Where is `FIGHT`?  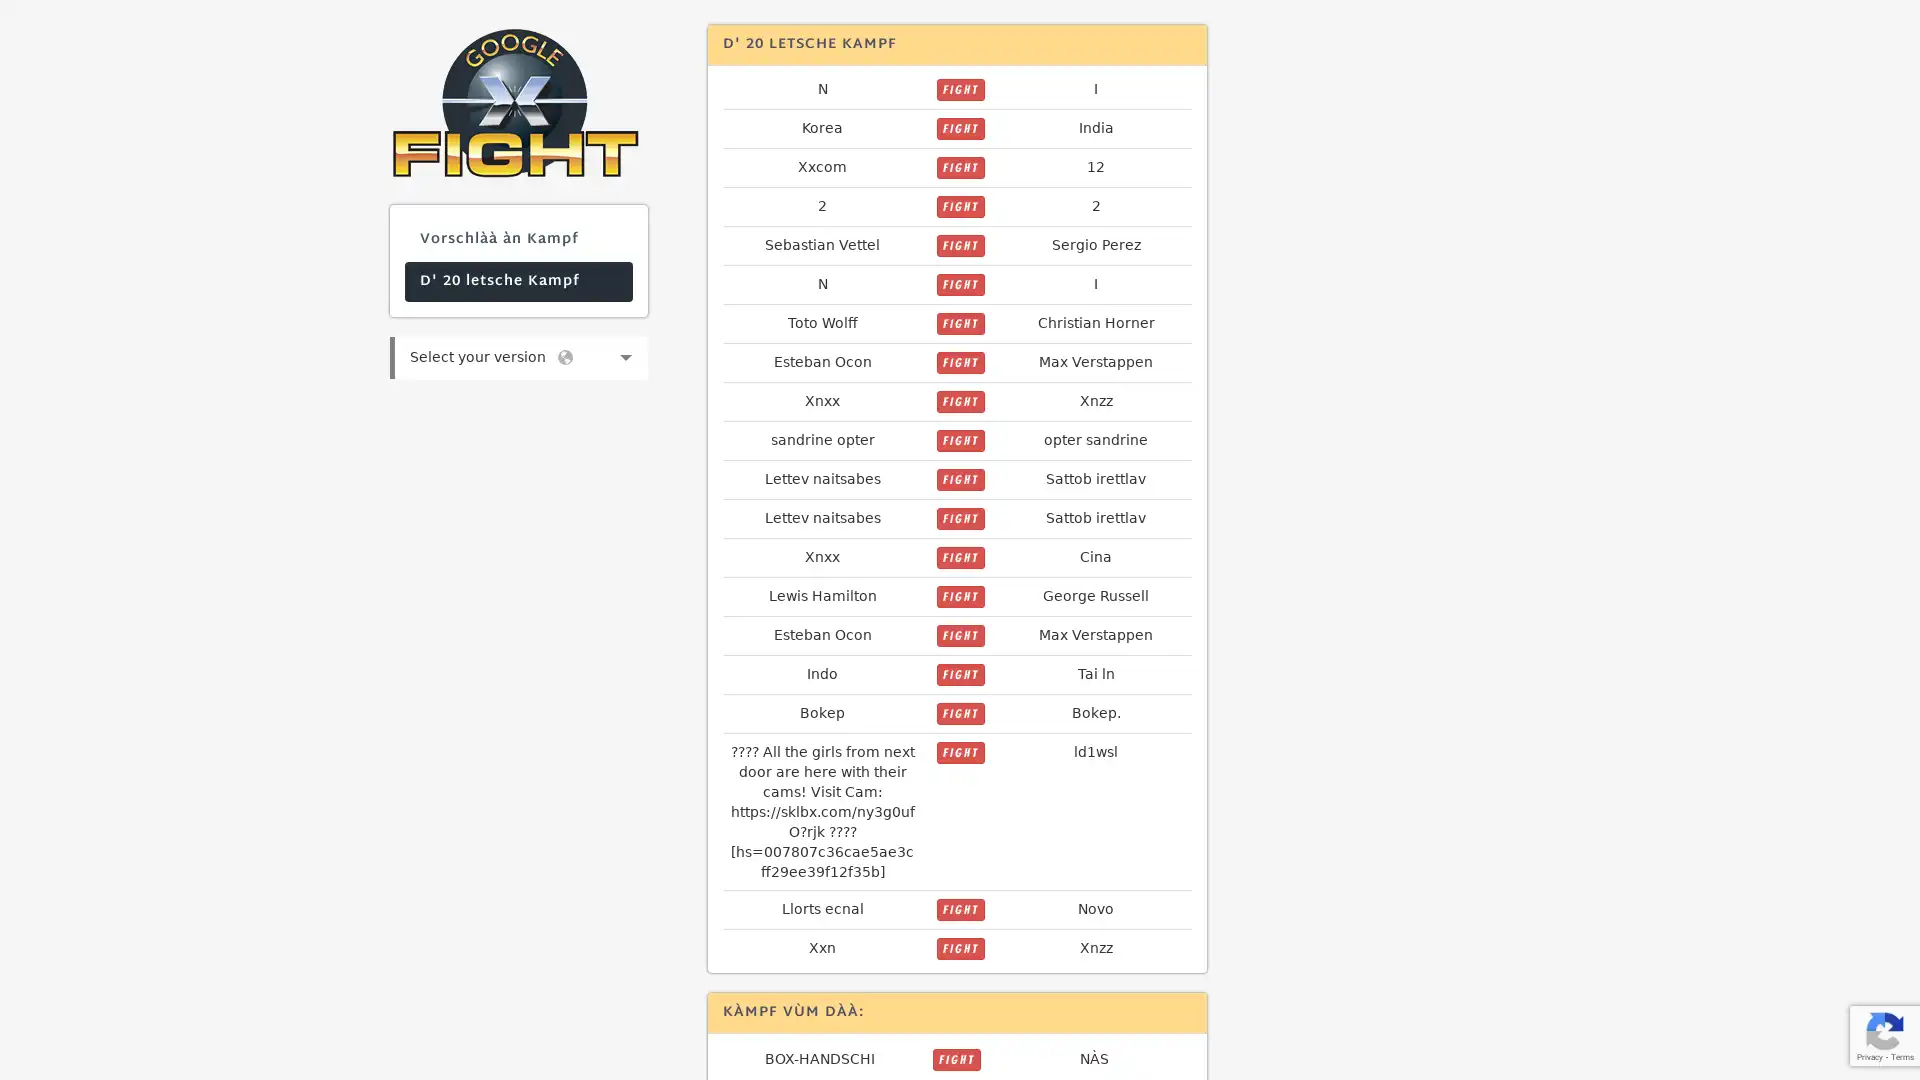 FIGHT is located at coordinates (960, 362).